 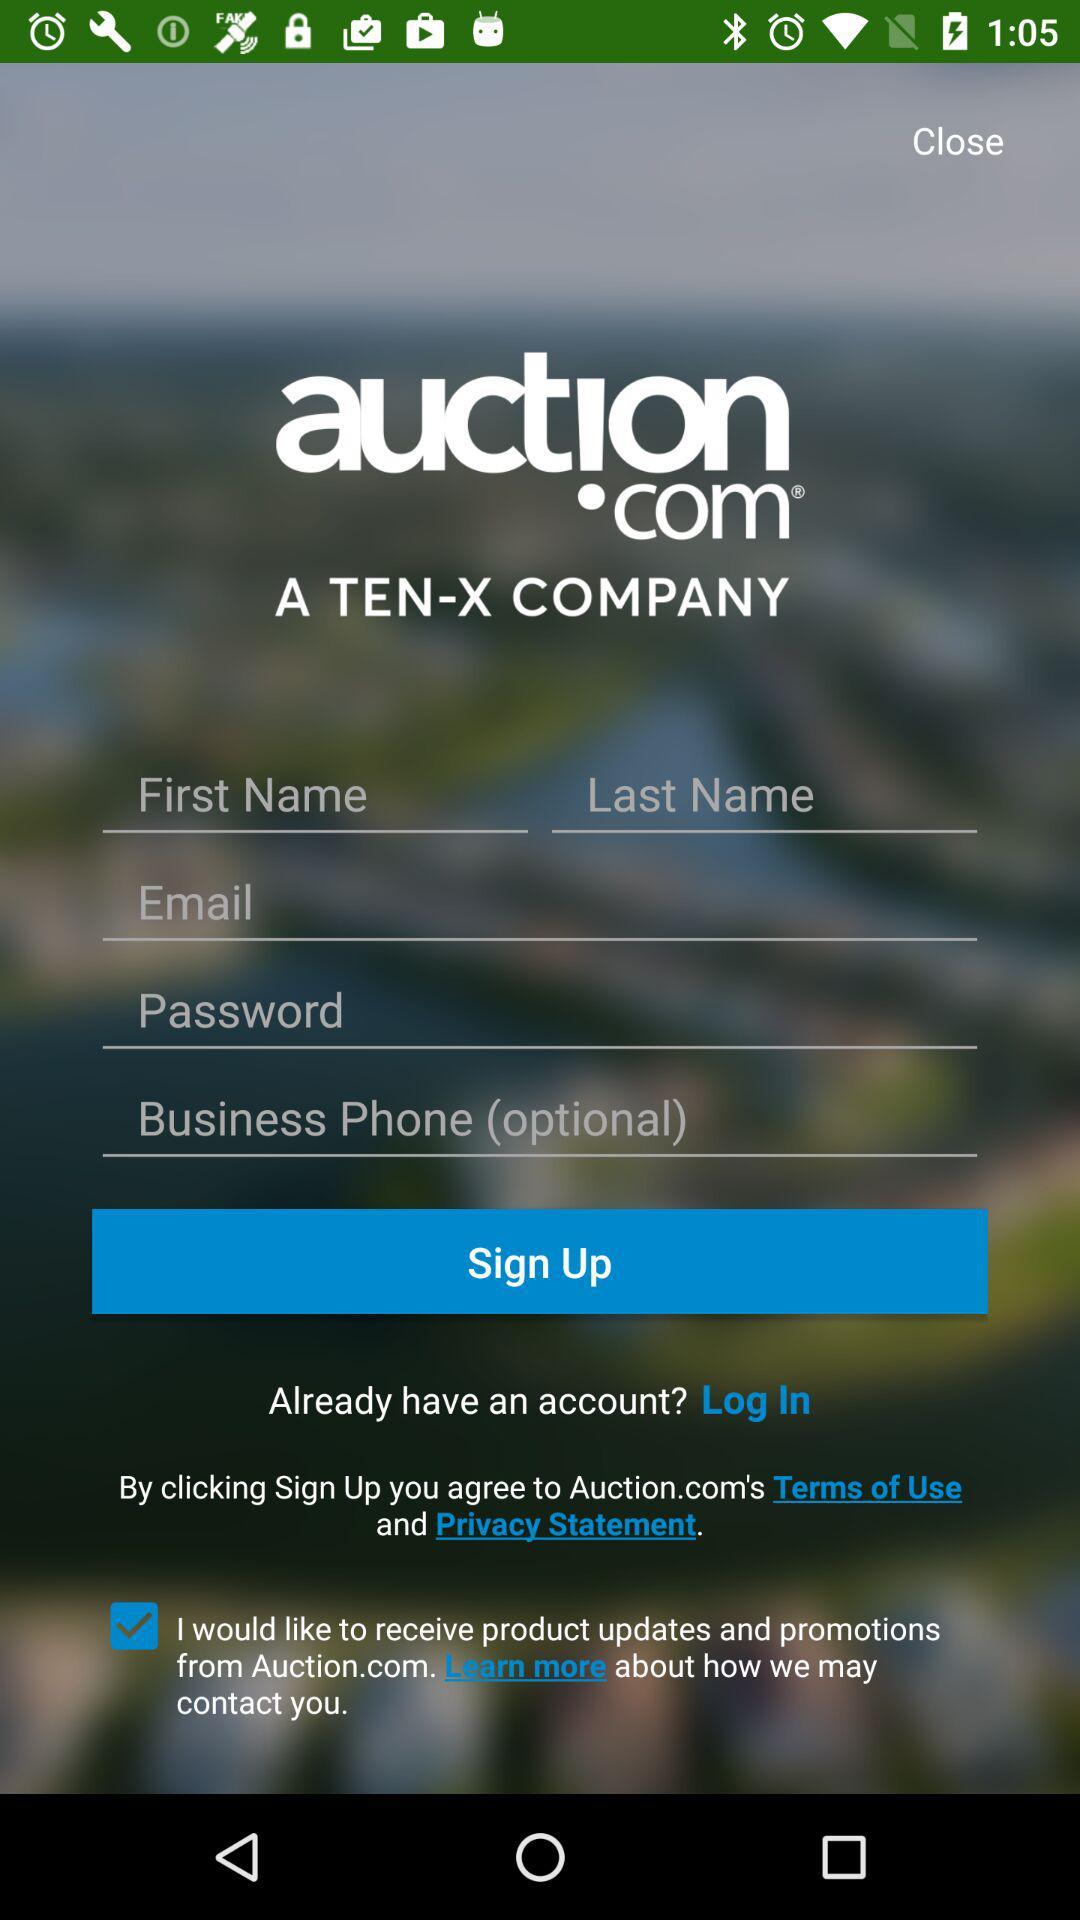 I want to click on the icon at the bottom left corner, so click(x=134, y=1626).